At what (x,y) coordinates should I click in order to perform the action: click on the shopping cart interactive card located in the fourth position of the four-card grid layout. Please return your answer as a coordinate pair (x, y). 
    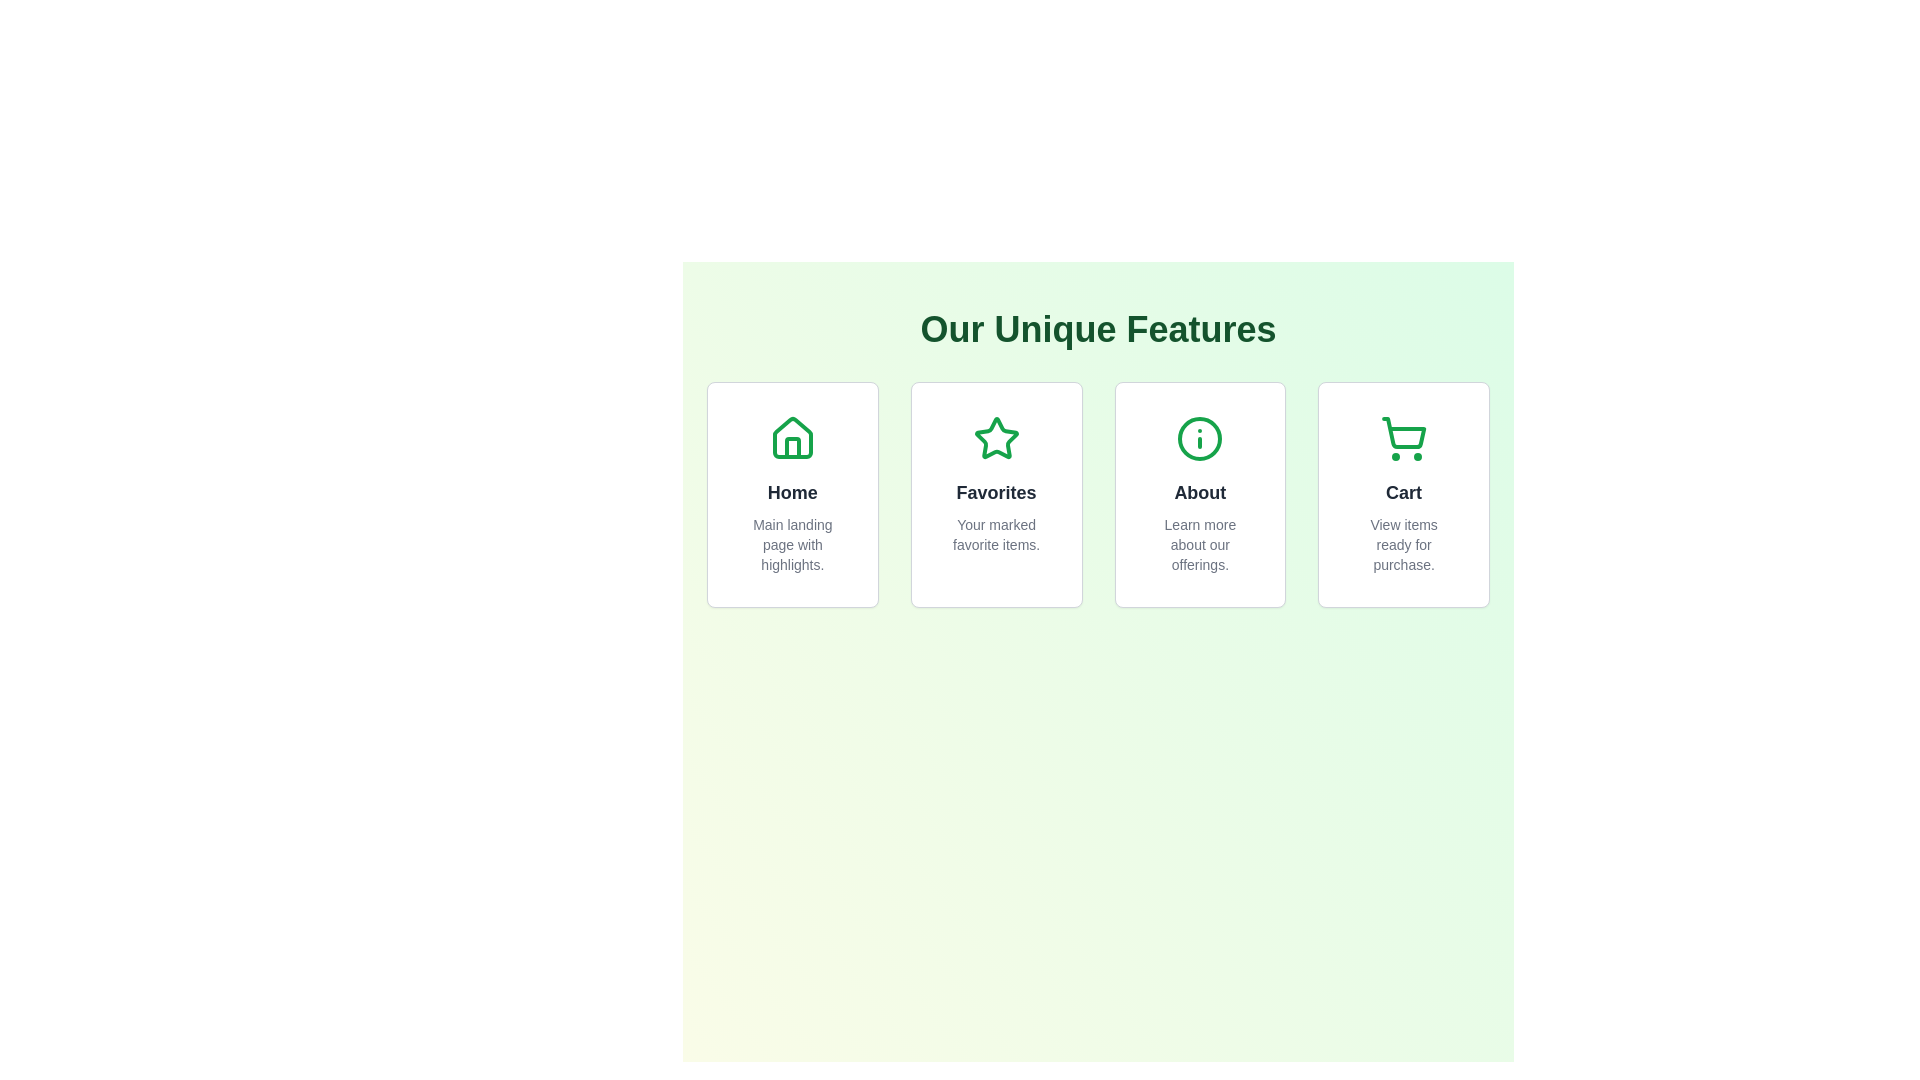
    Looking at the image, I should click on (1402, 494).